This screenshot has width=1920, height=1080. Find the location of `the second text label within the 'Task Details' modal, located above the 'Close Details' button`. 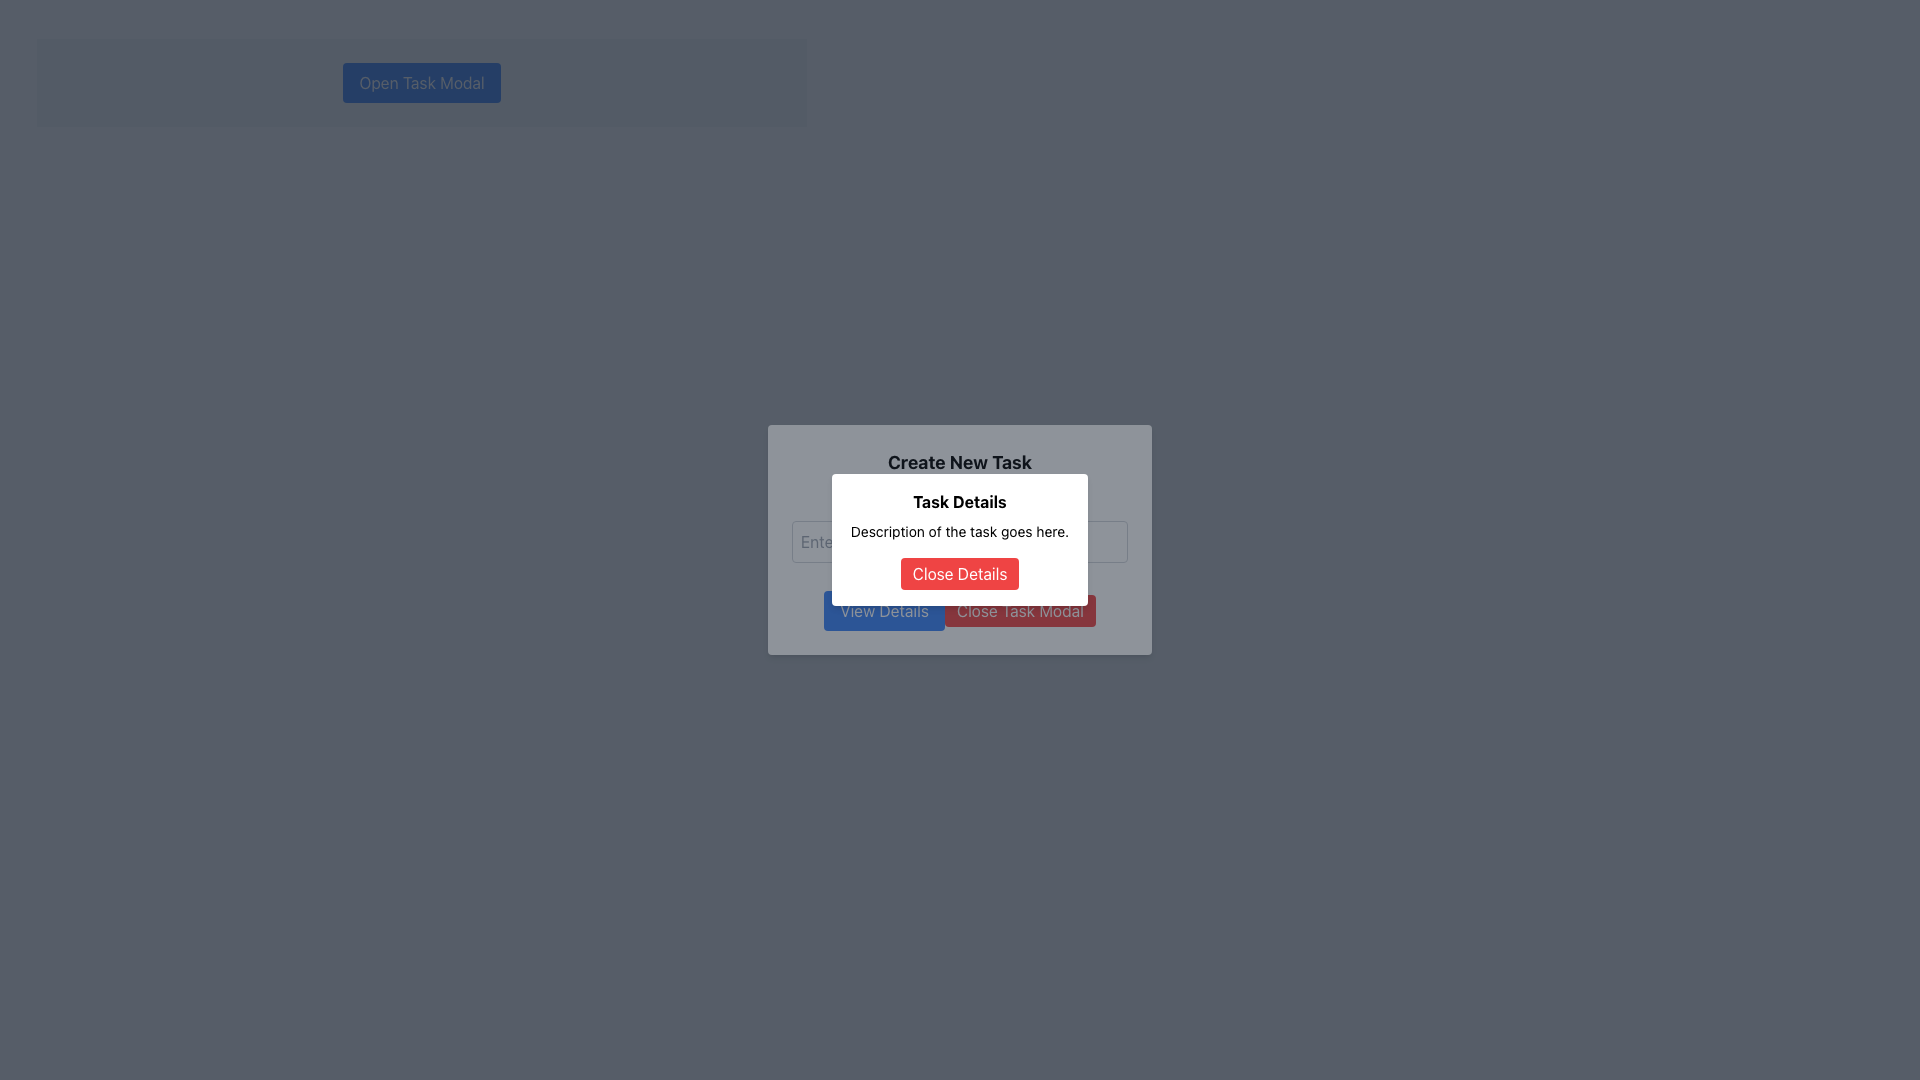

the second text label within the 'Task Details' modal, located above the 'Close Details' button is located at coordinates (960, 531).